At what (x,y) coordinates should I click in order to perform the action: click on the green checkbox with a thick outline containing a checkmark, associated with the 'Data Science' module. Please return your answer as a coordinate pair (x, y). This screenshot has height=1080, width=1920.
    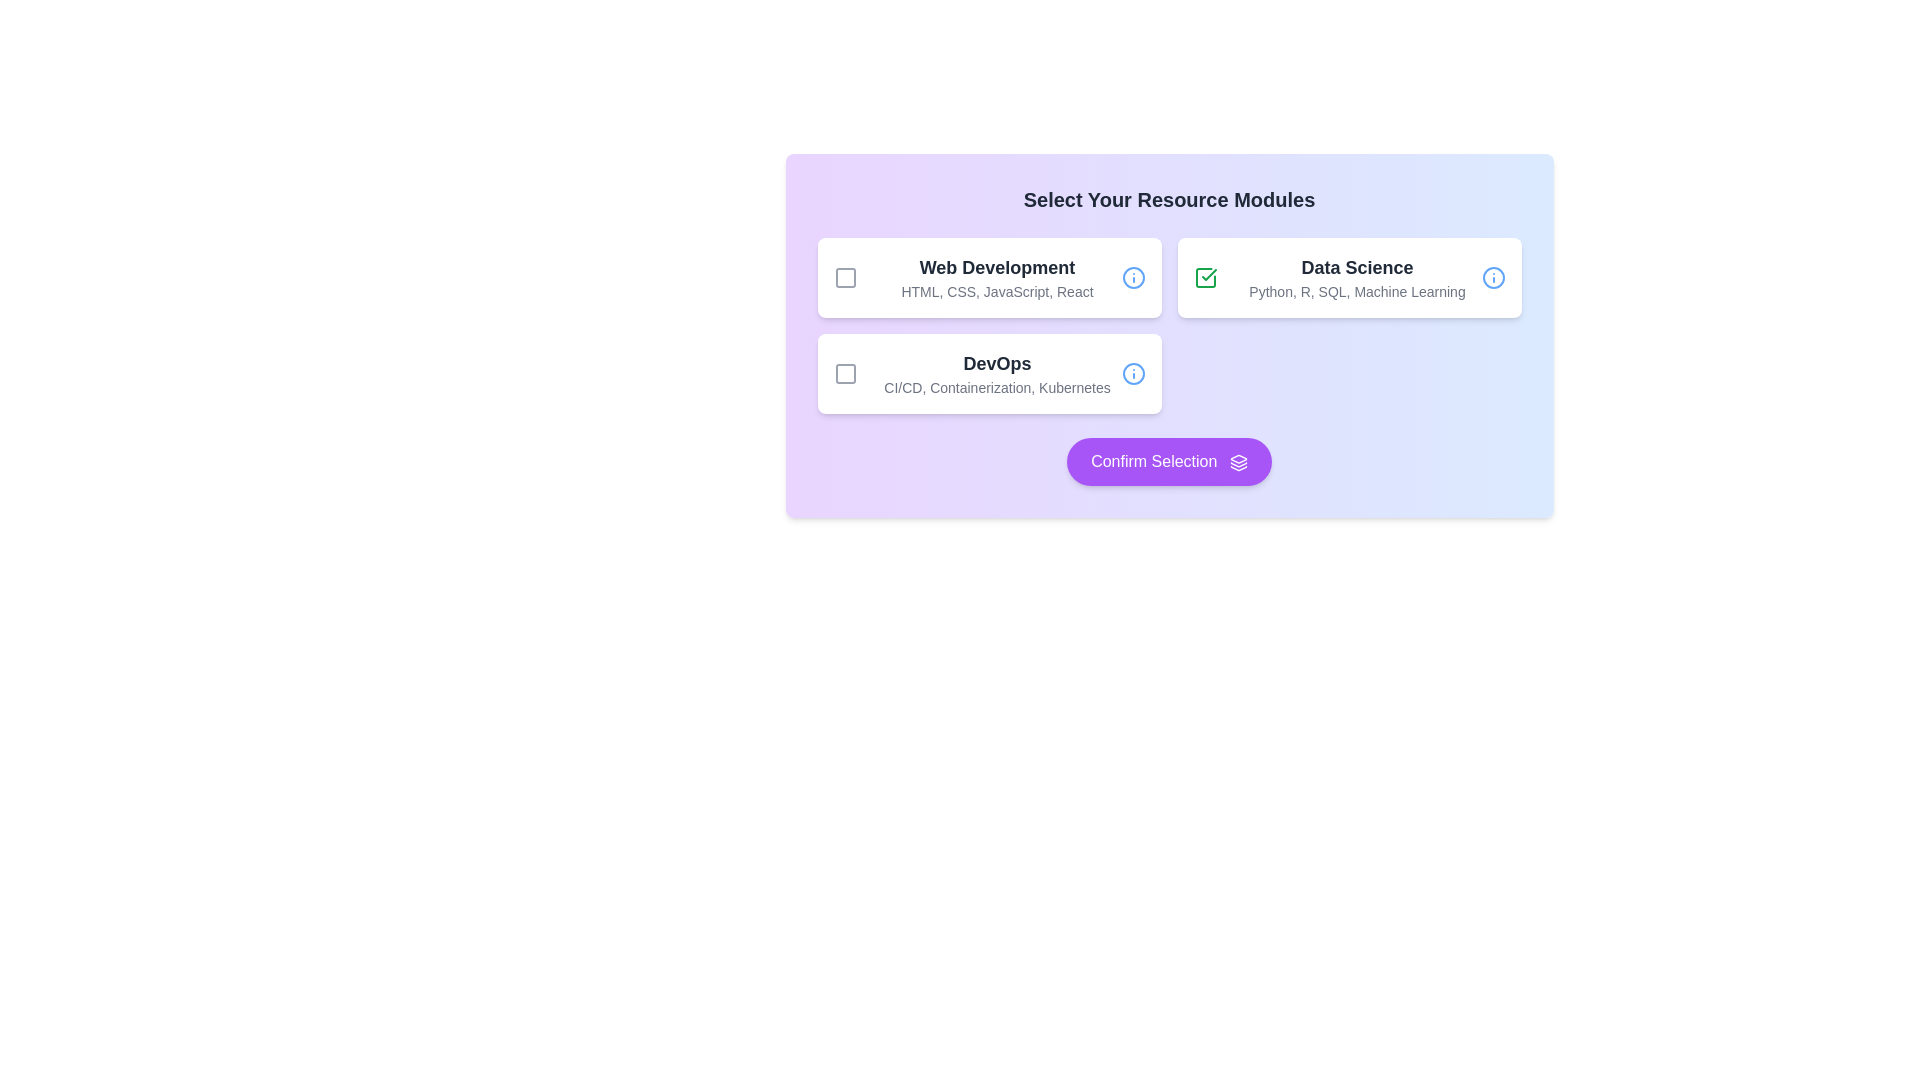
    Looking at the image, I should click on (1204, 277).